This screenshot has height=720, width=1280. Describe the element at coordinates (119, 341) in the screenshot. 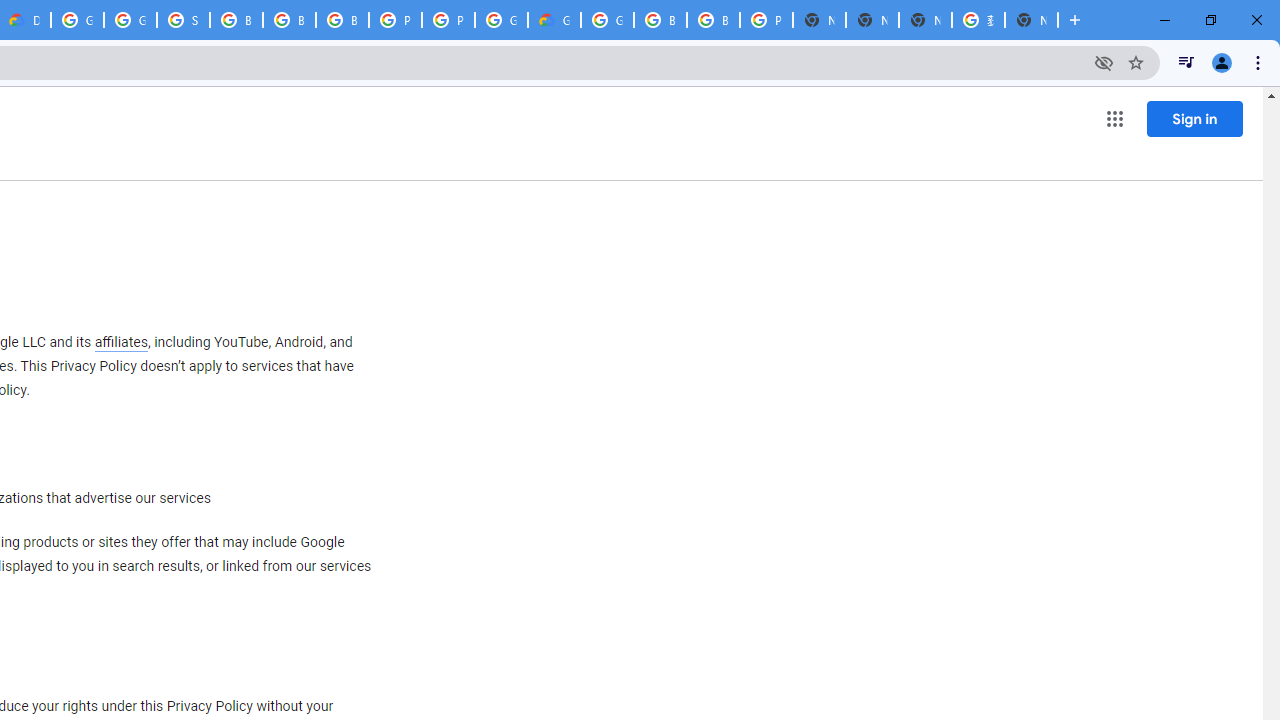

I see `'affiliates'` at that location.